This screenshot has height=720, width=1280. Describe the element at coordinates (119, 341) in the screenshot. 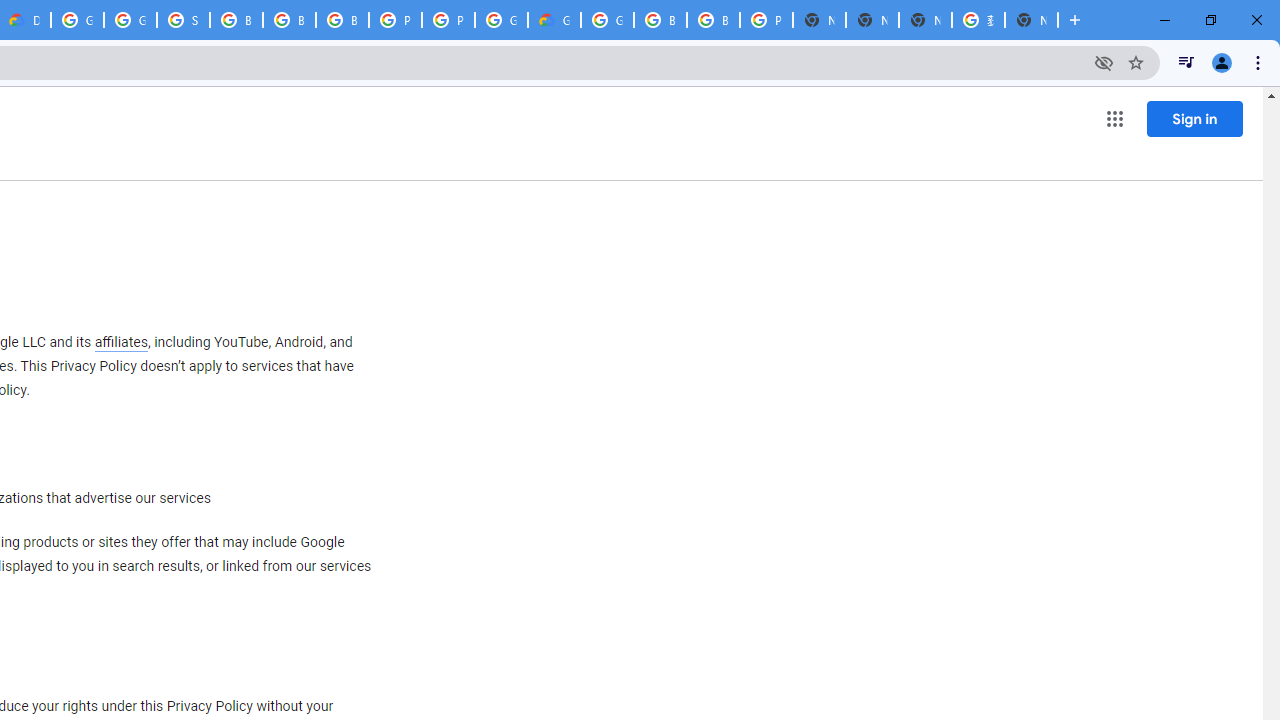

I see `'affiliates'` at that location.